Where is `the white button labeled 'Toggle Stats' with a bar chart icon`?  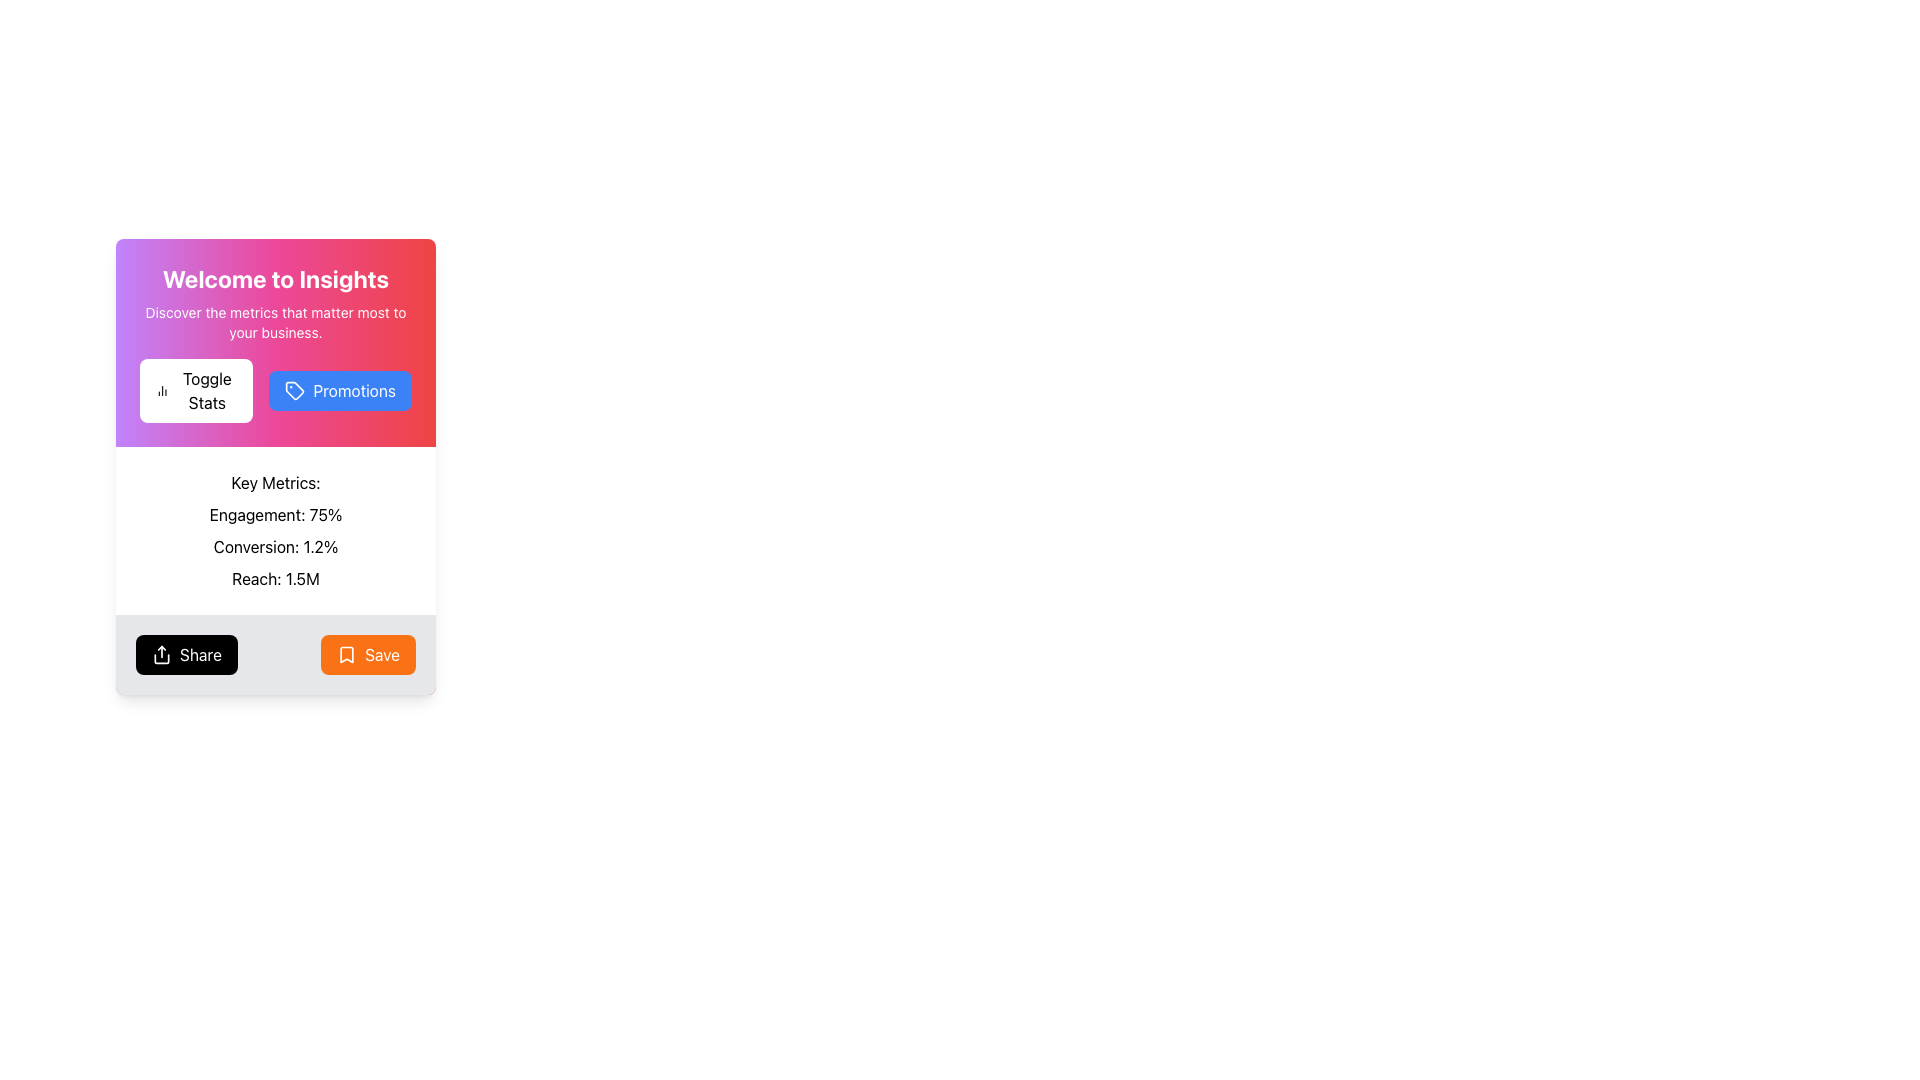 the white button labeled 'Toggle Stats' with a bar chart icon is located at coordinates (196, 390).